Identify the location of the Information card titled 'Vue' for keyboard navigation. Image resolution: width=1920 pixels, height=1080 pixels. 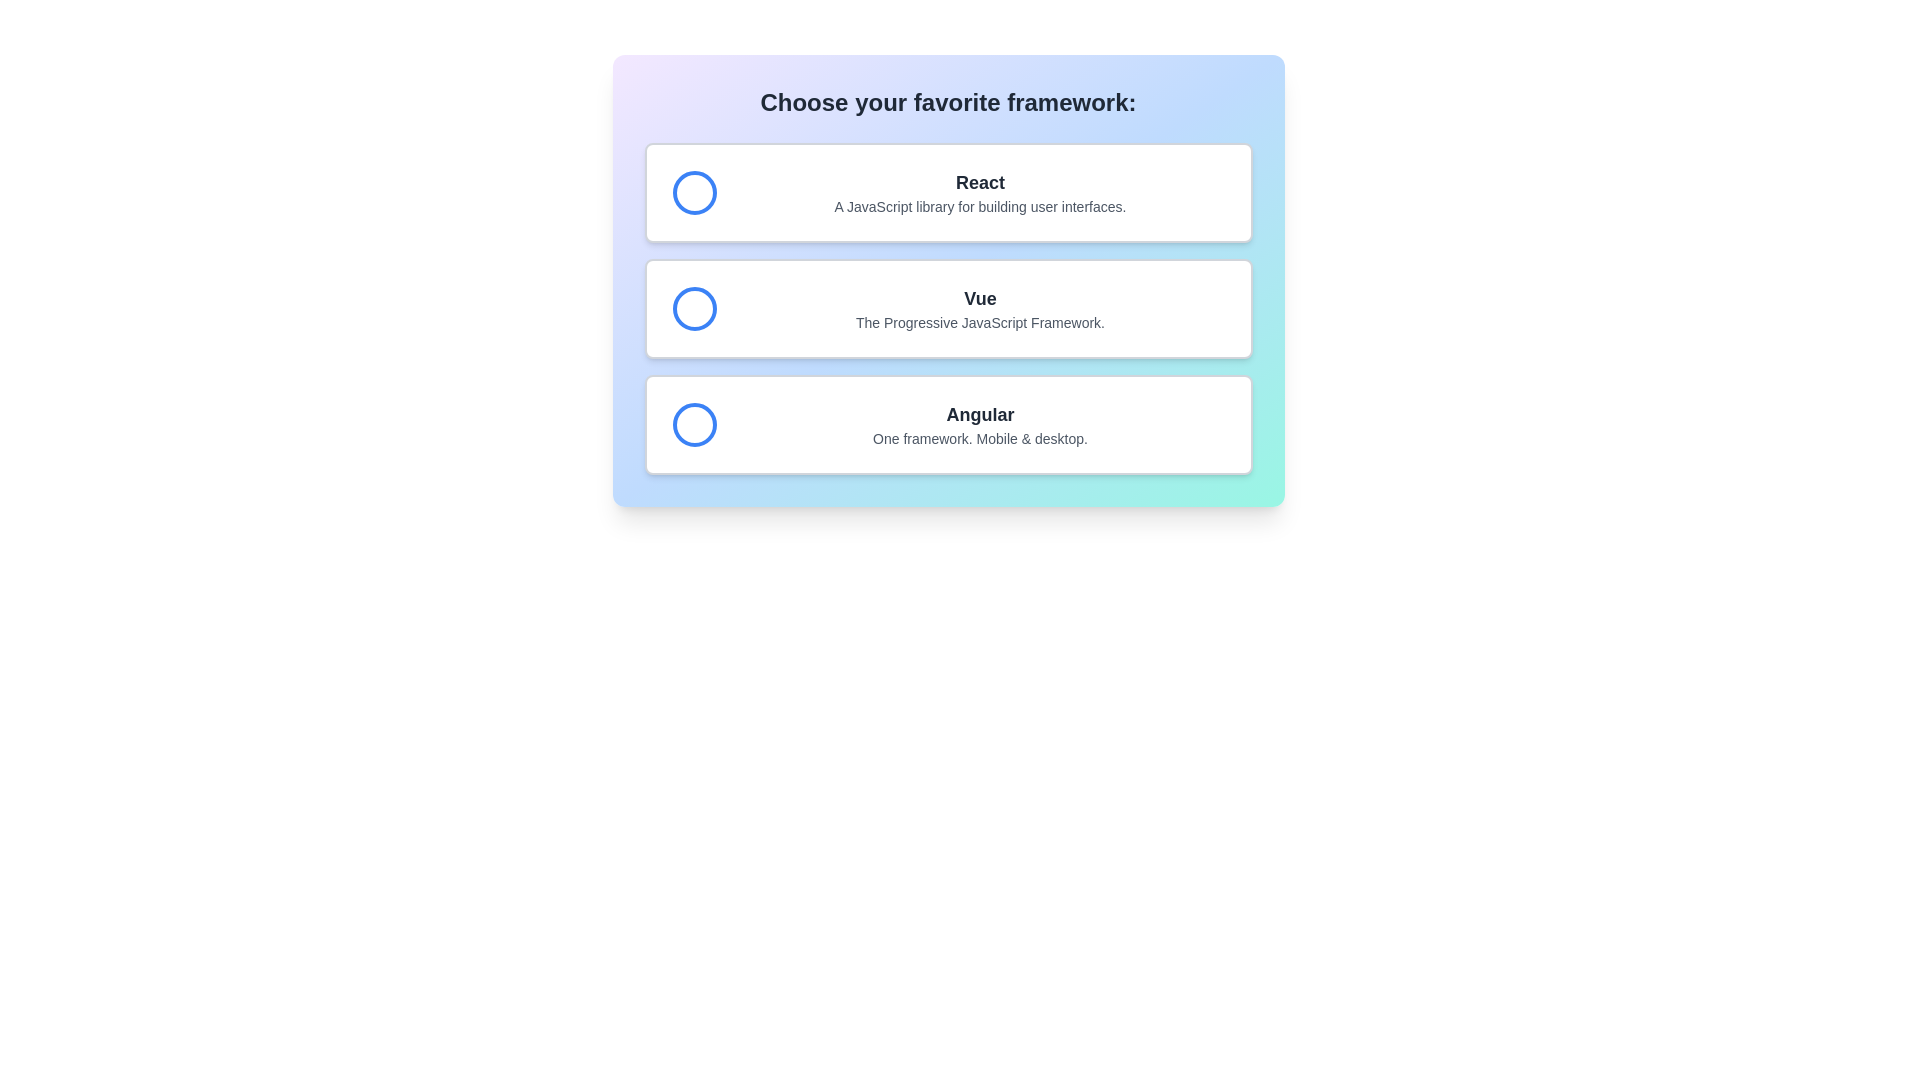
(947, 308).